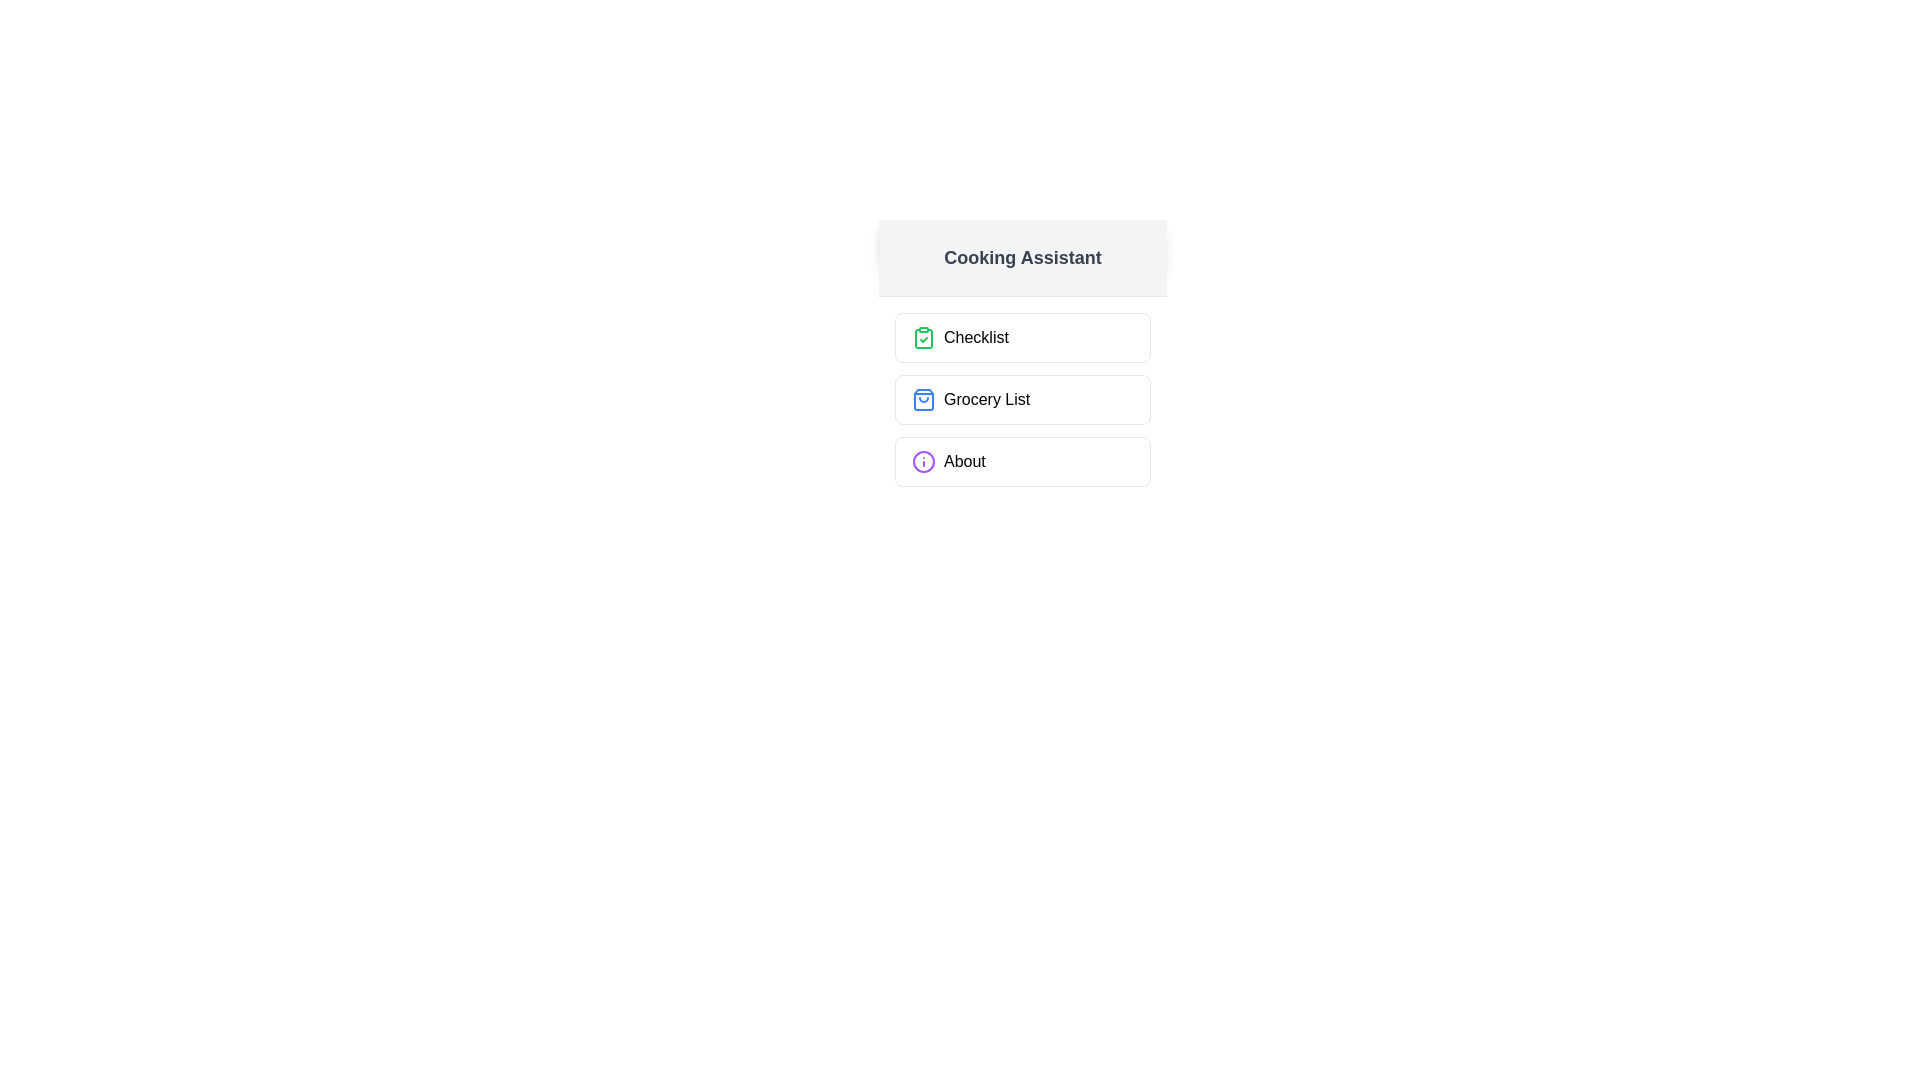  Describe the element at coordinates (923, 400) in the screenshot. I see `the icon accompanying the Grocery List button` at that location.